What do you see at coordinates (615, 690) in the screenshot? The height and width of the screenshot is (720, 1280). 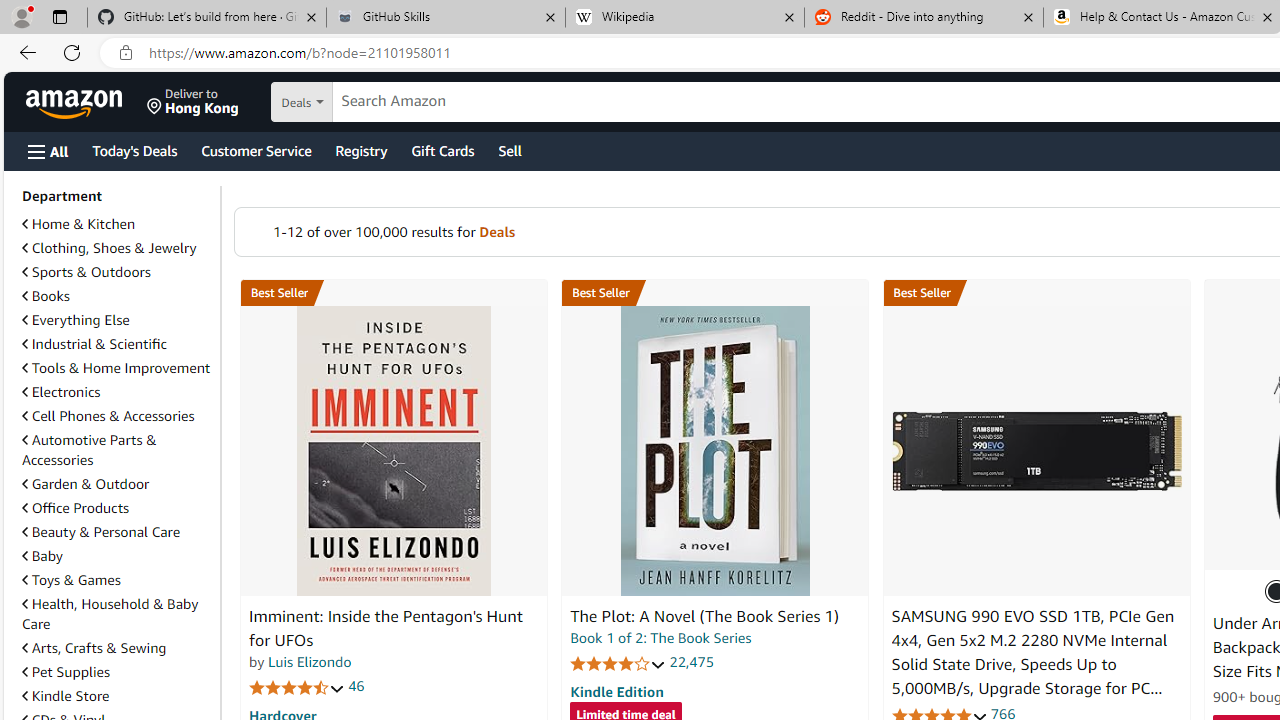 I see `'Kindle Edition'` at bounding box center [615, 690].